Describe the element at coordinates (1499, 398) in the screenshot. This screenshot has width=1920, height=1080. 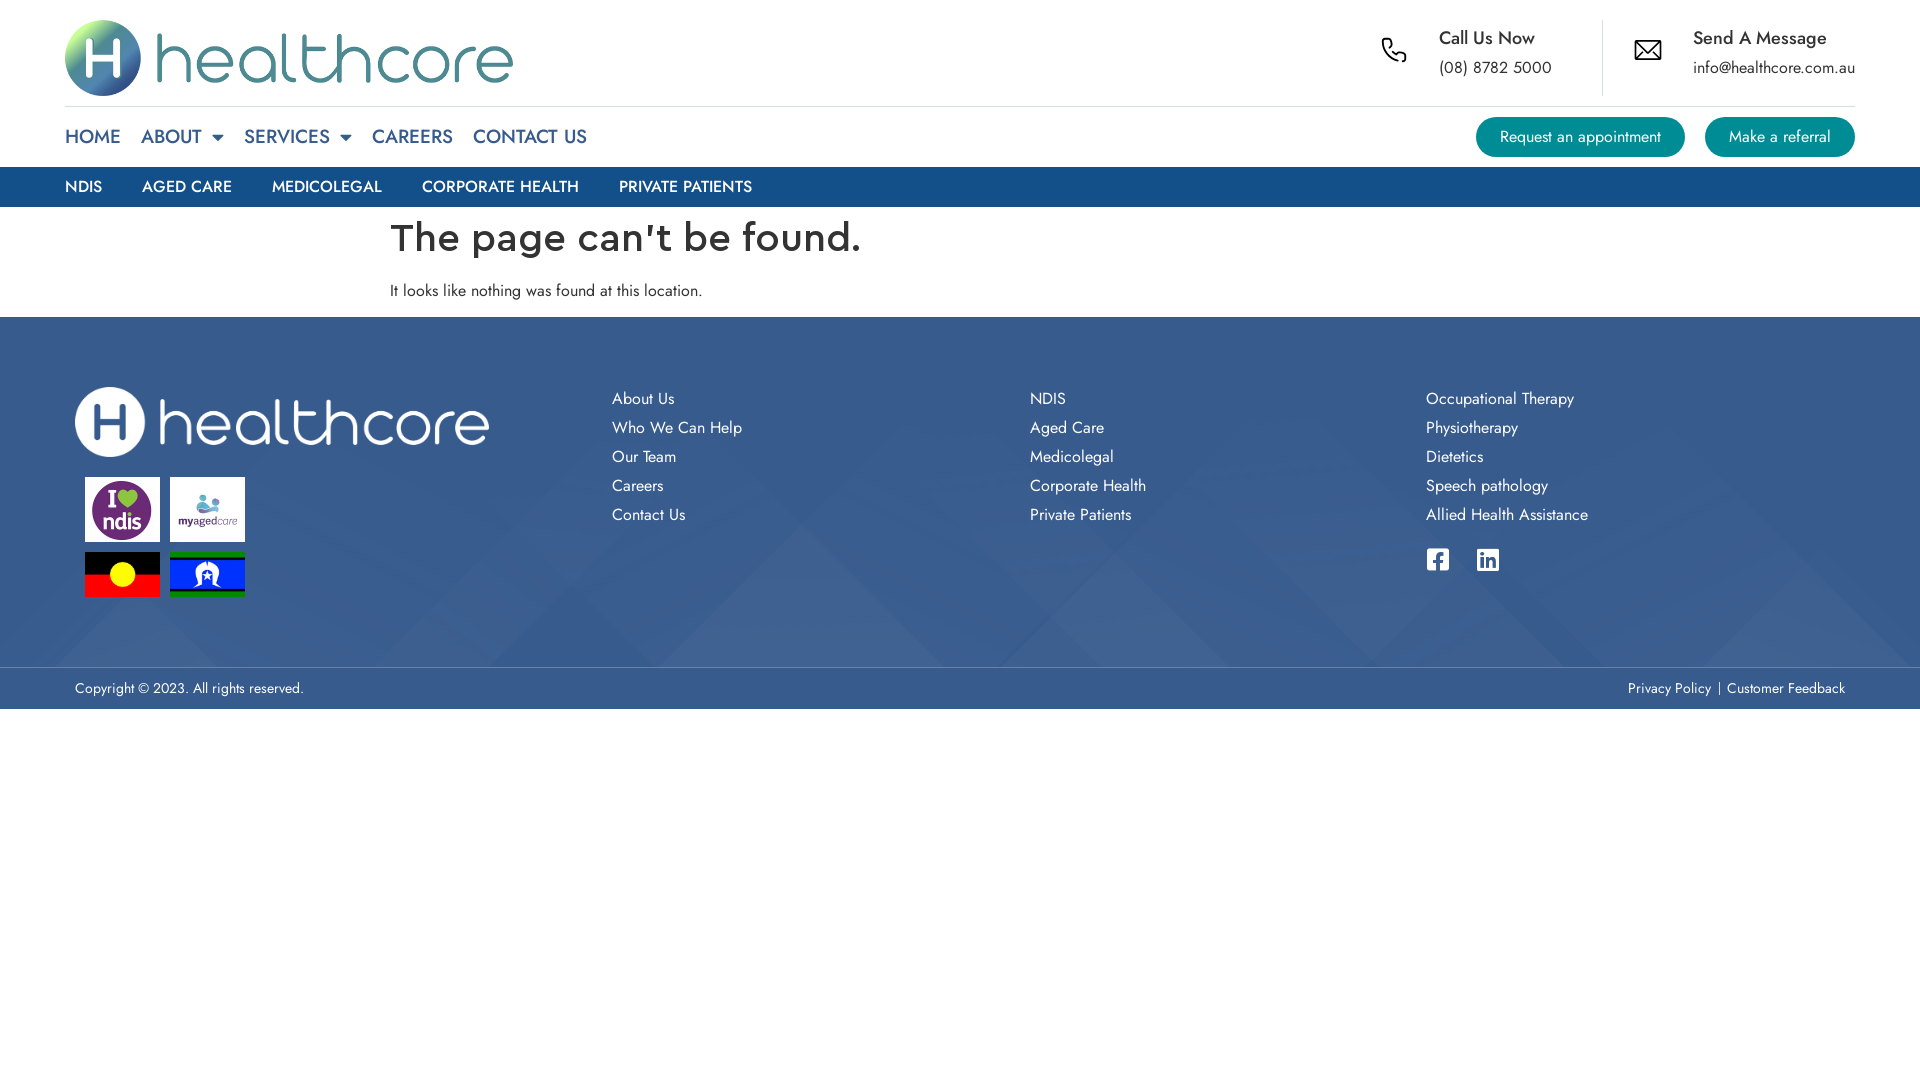
I see `'Occupational Therapy'` at that location.